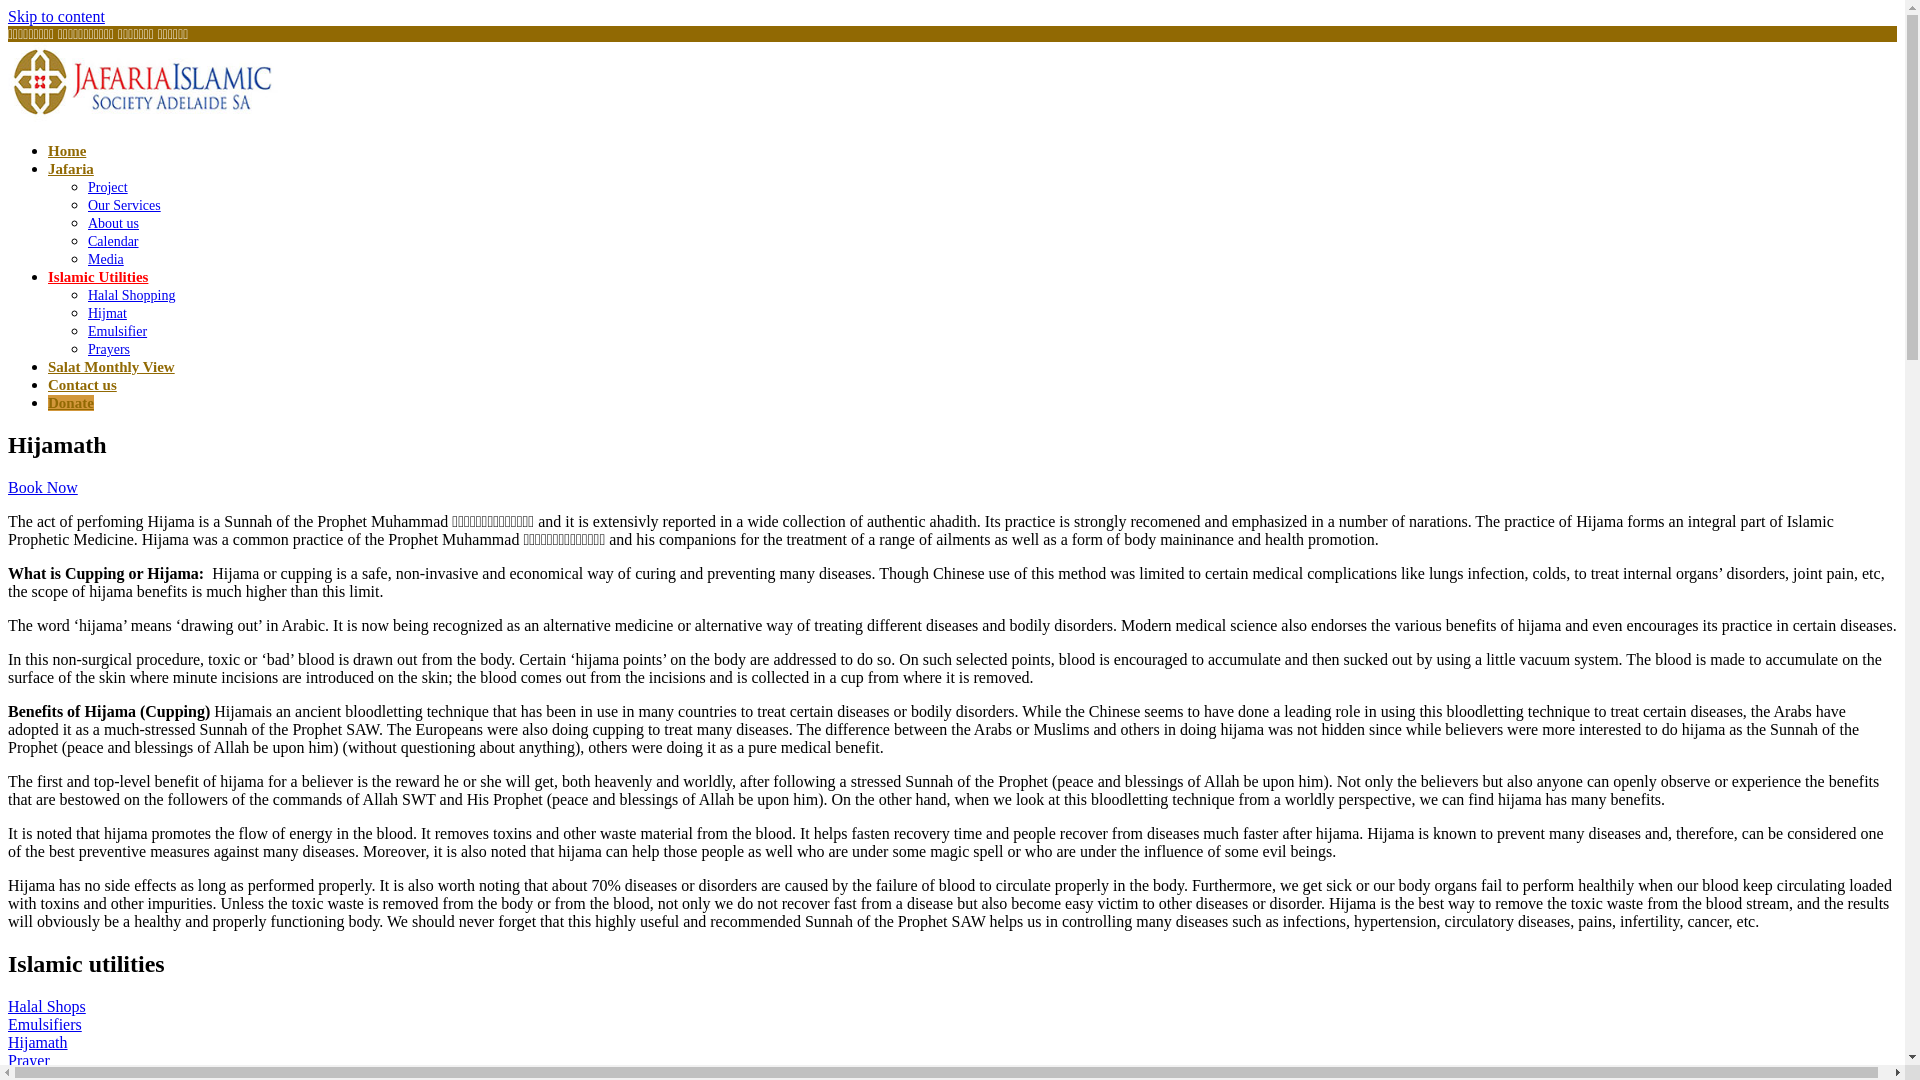 Image resolution: width=1920 pixels, height=1080 pixels. Describe the element at coordinates (48, 149) in the screenshot. I see `'Home'` at that location.